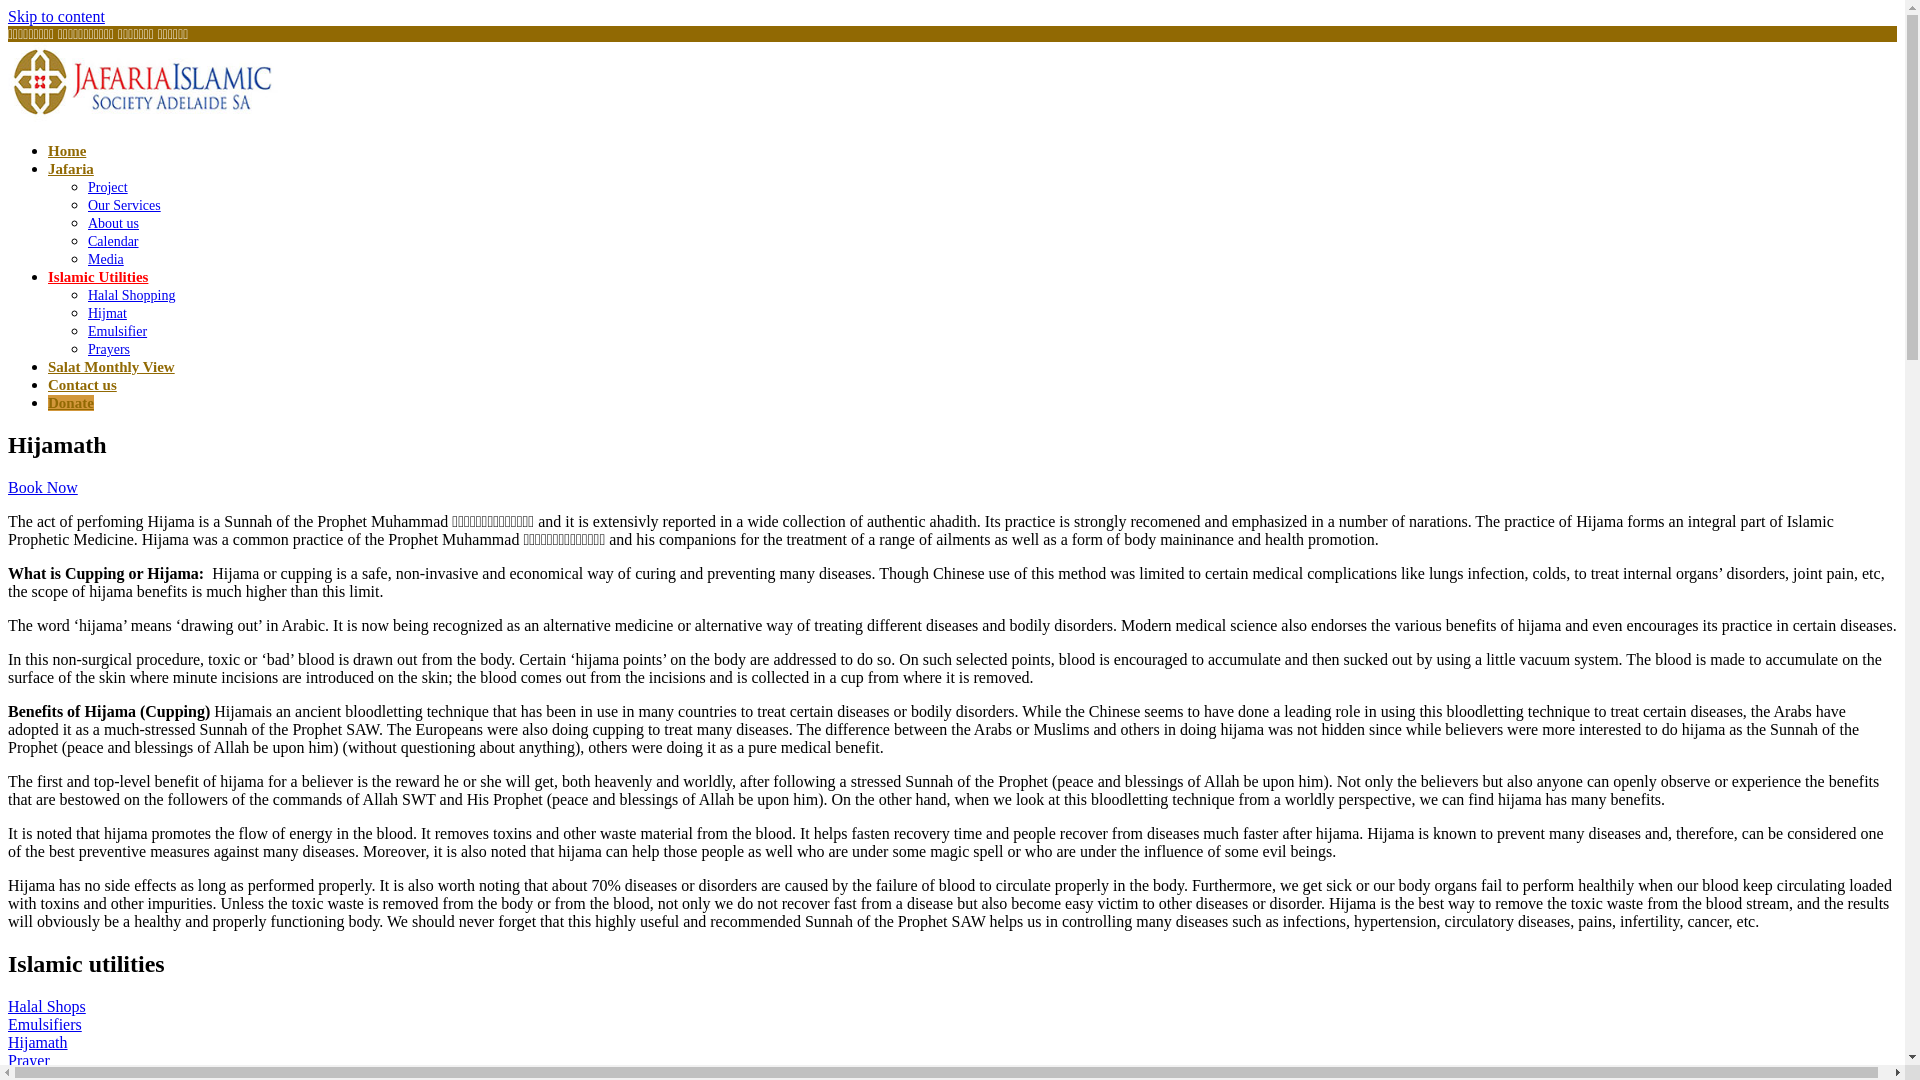 Image resolution: width=1920 pixels, height=1080 pixels. Describe the element at coordinates (48, 149) in the screenshot. I see `'Home'` at that location.